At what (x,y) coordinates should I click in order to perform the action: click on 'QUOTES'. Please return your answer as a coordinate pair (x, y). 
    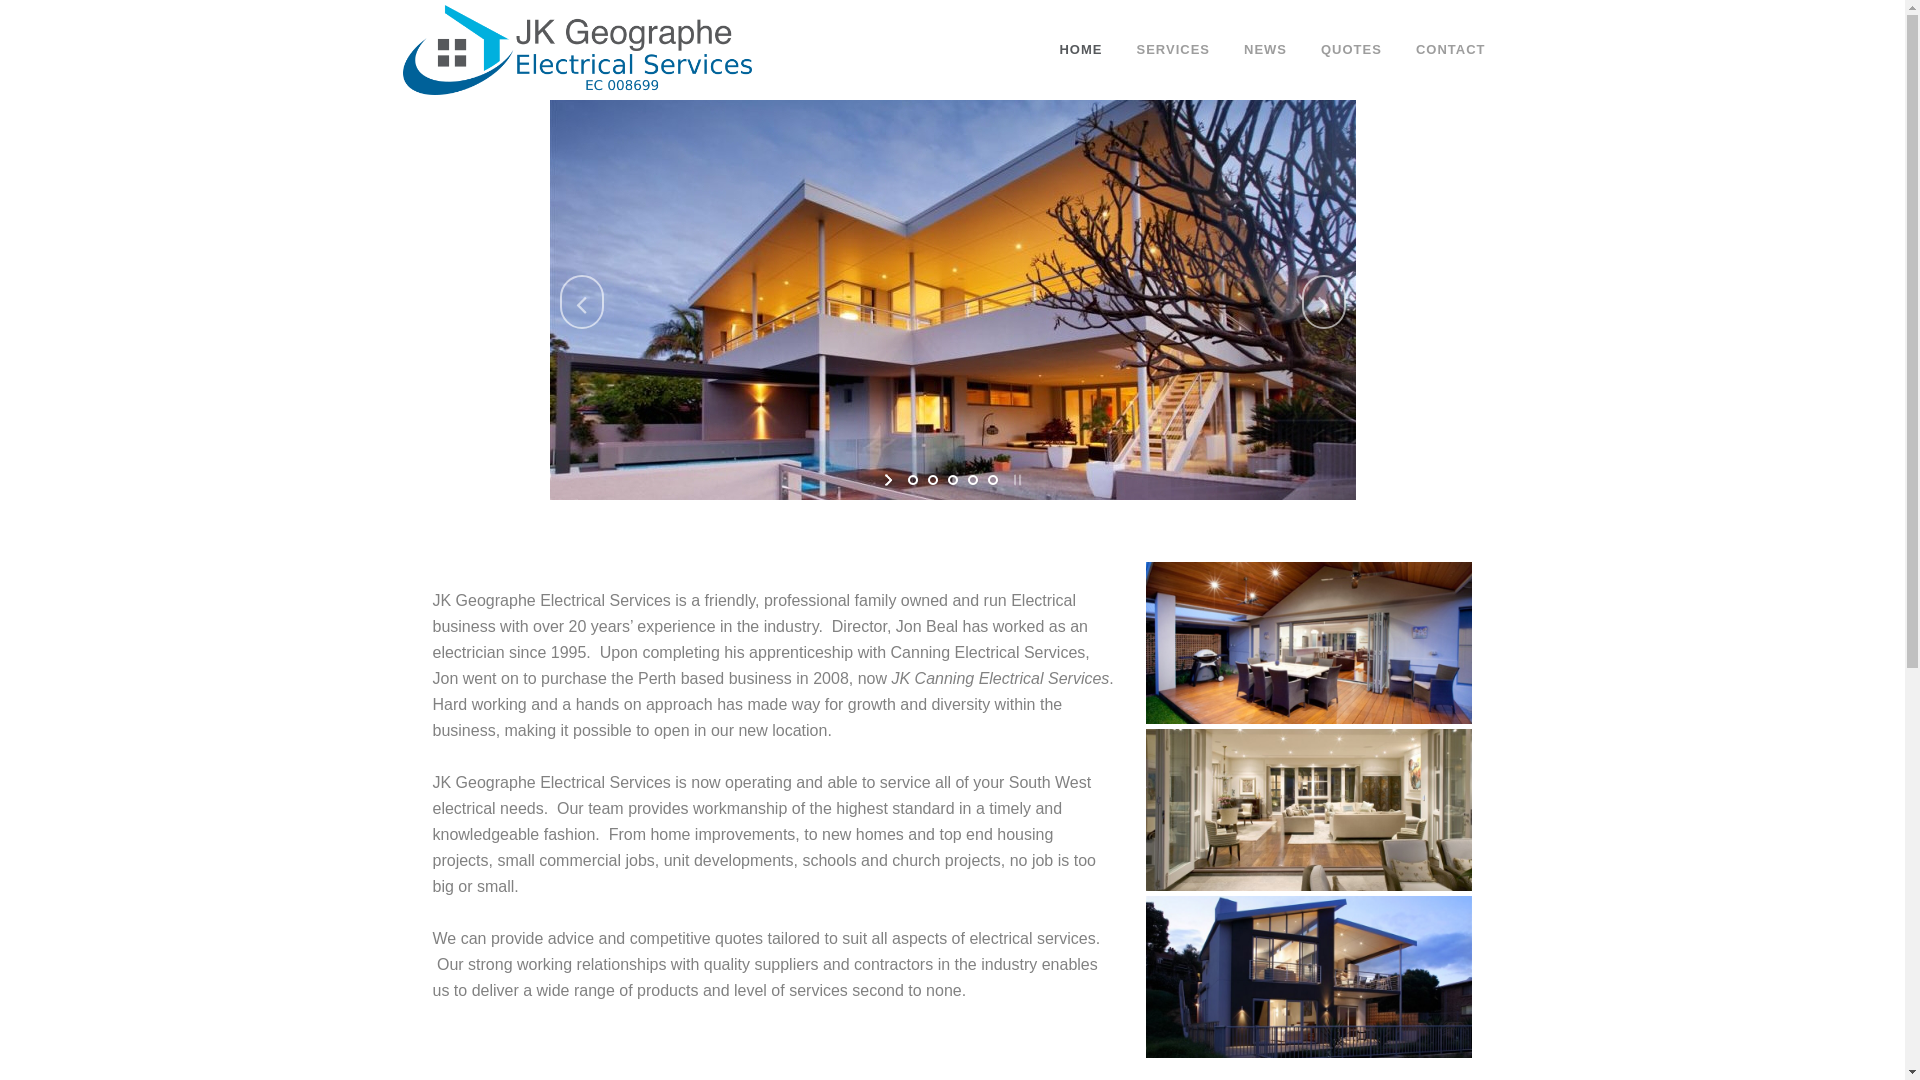
    Looking at the image, I should click on (1304, 49).